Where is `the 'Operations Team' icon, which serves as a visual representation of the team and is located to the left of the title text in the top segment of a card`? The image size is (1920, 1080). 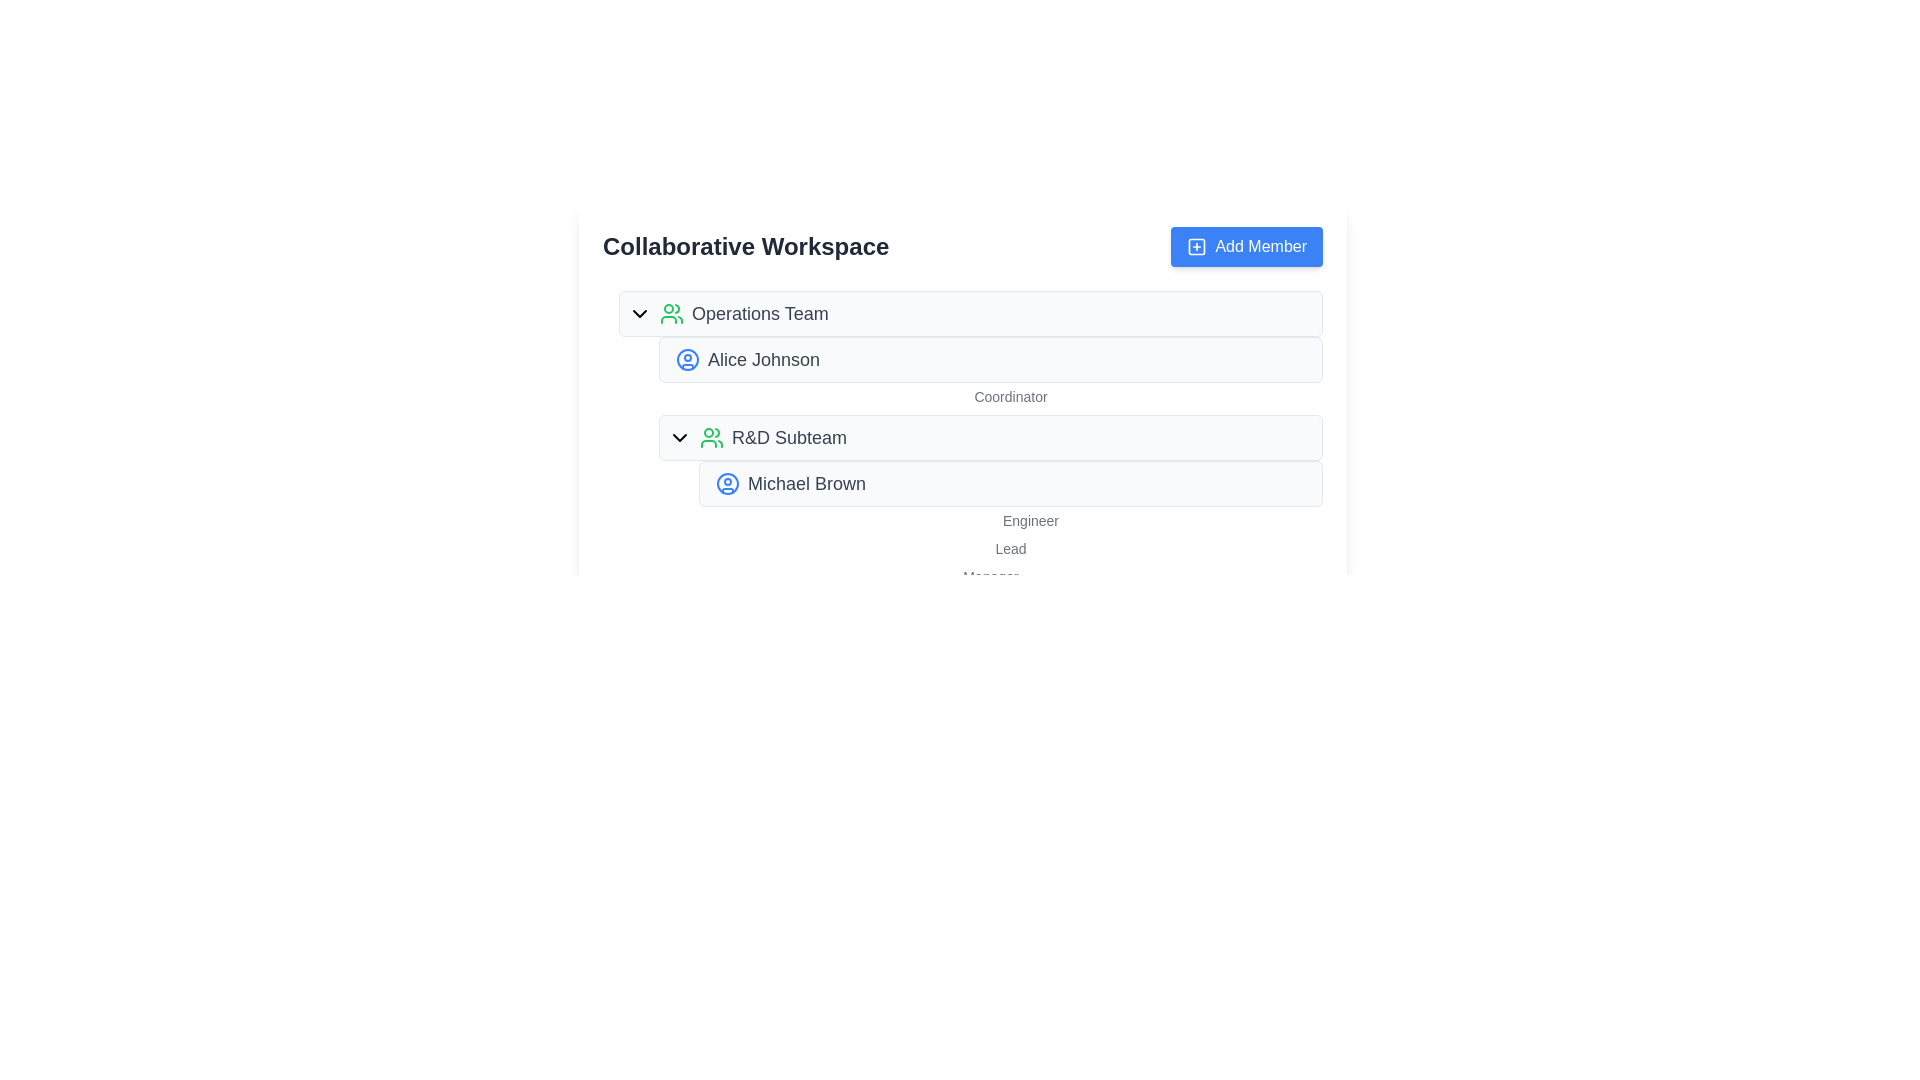
the 'Operations Team' icon, which serves as a visual representation of the team and is located to the left of the title text in the top segment of a card is located at coordinates (672, 313).